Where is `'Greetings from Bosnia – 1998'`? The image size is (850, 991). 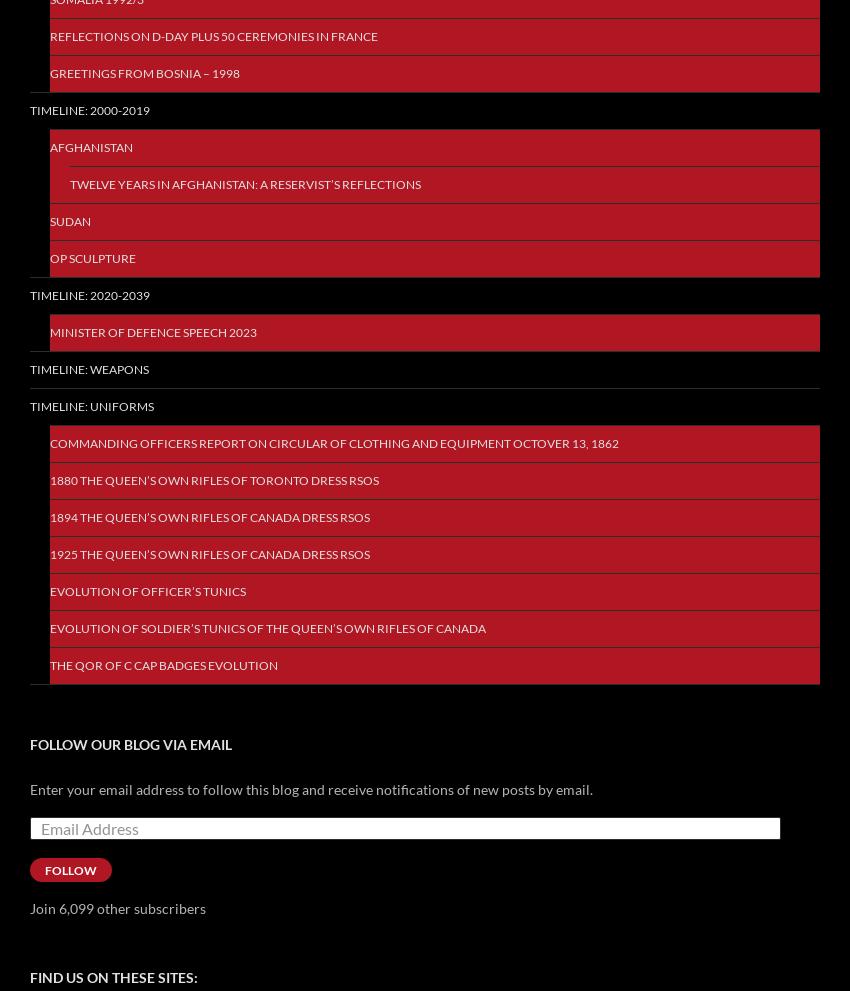
'Greetings from Bosnia – 1998' is located at coordinates (145, 73).